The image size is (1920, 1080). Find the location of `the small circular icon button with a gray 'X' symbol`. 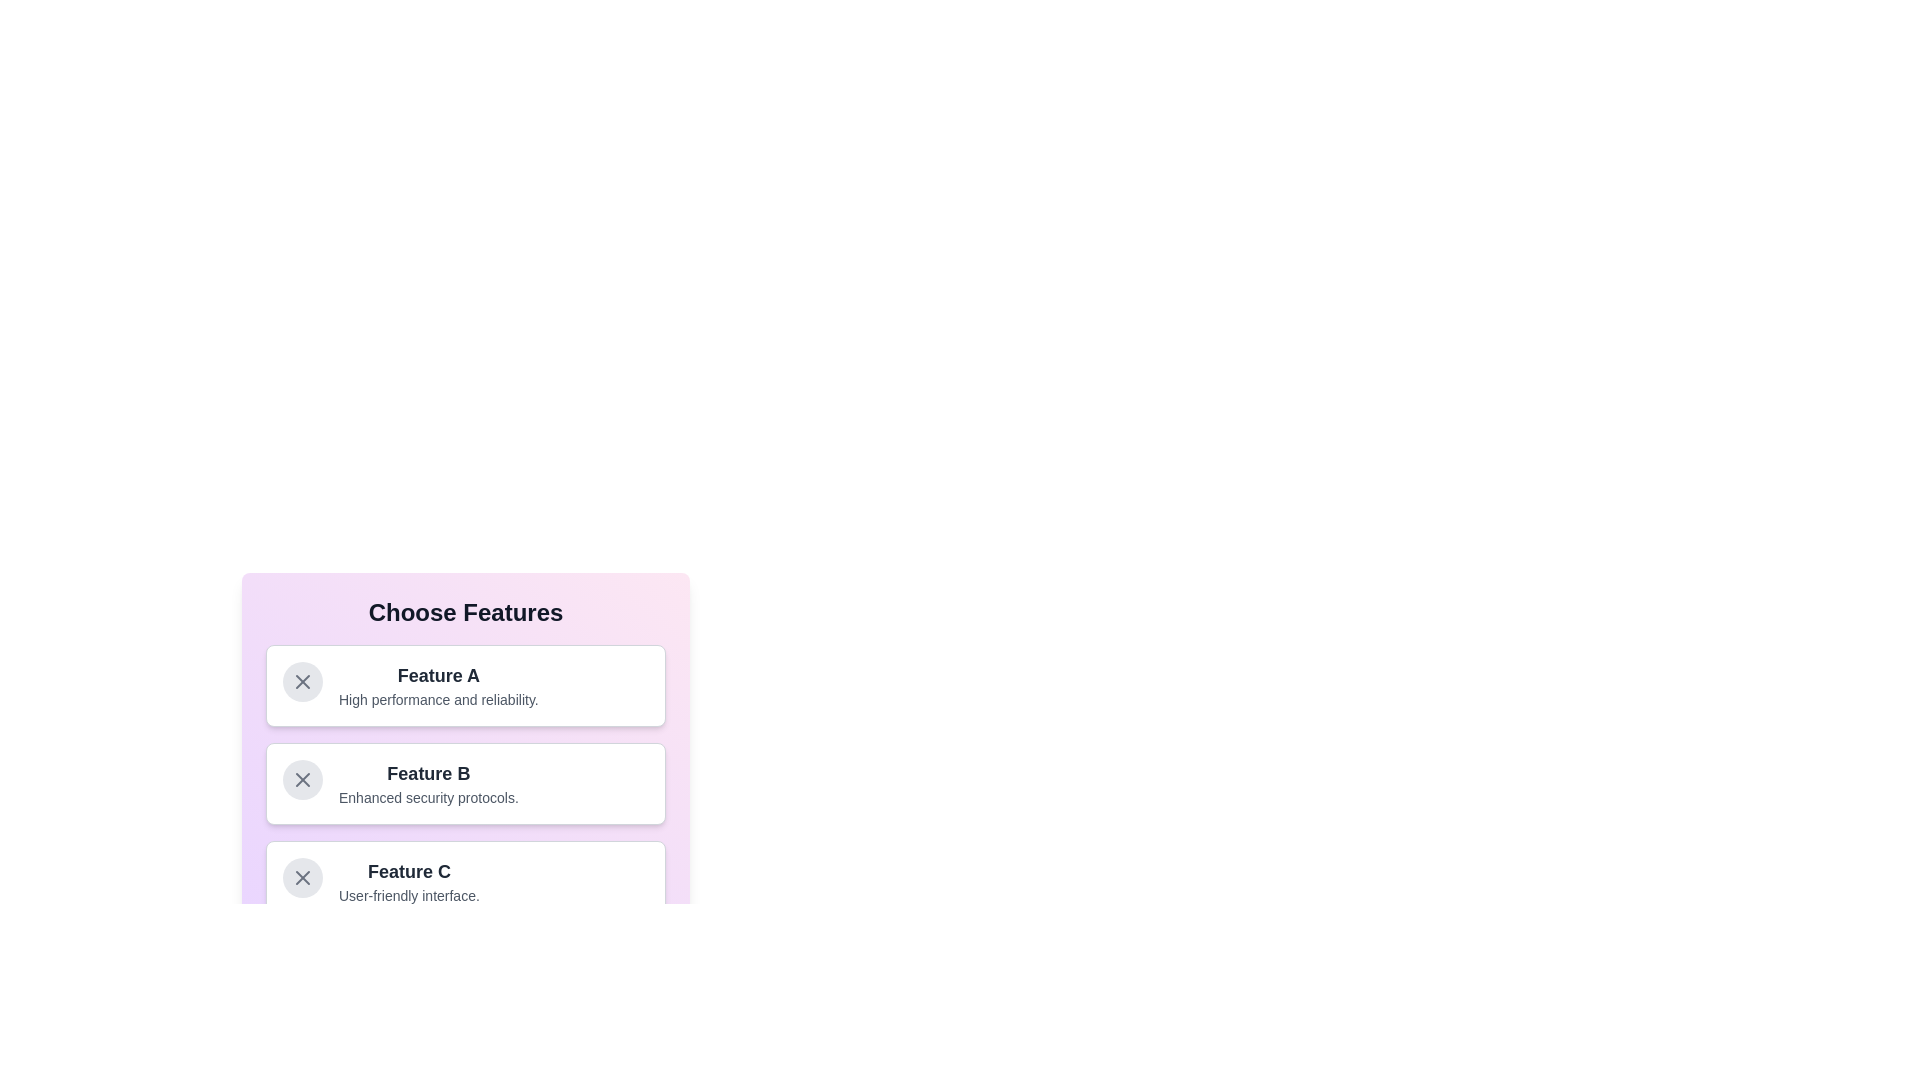

the small circular icon button with a gray 'X' symbol is located at coordinates (301, 778).